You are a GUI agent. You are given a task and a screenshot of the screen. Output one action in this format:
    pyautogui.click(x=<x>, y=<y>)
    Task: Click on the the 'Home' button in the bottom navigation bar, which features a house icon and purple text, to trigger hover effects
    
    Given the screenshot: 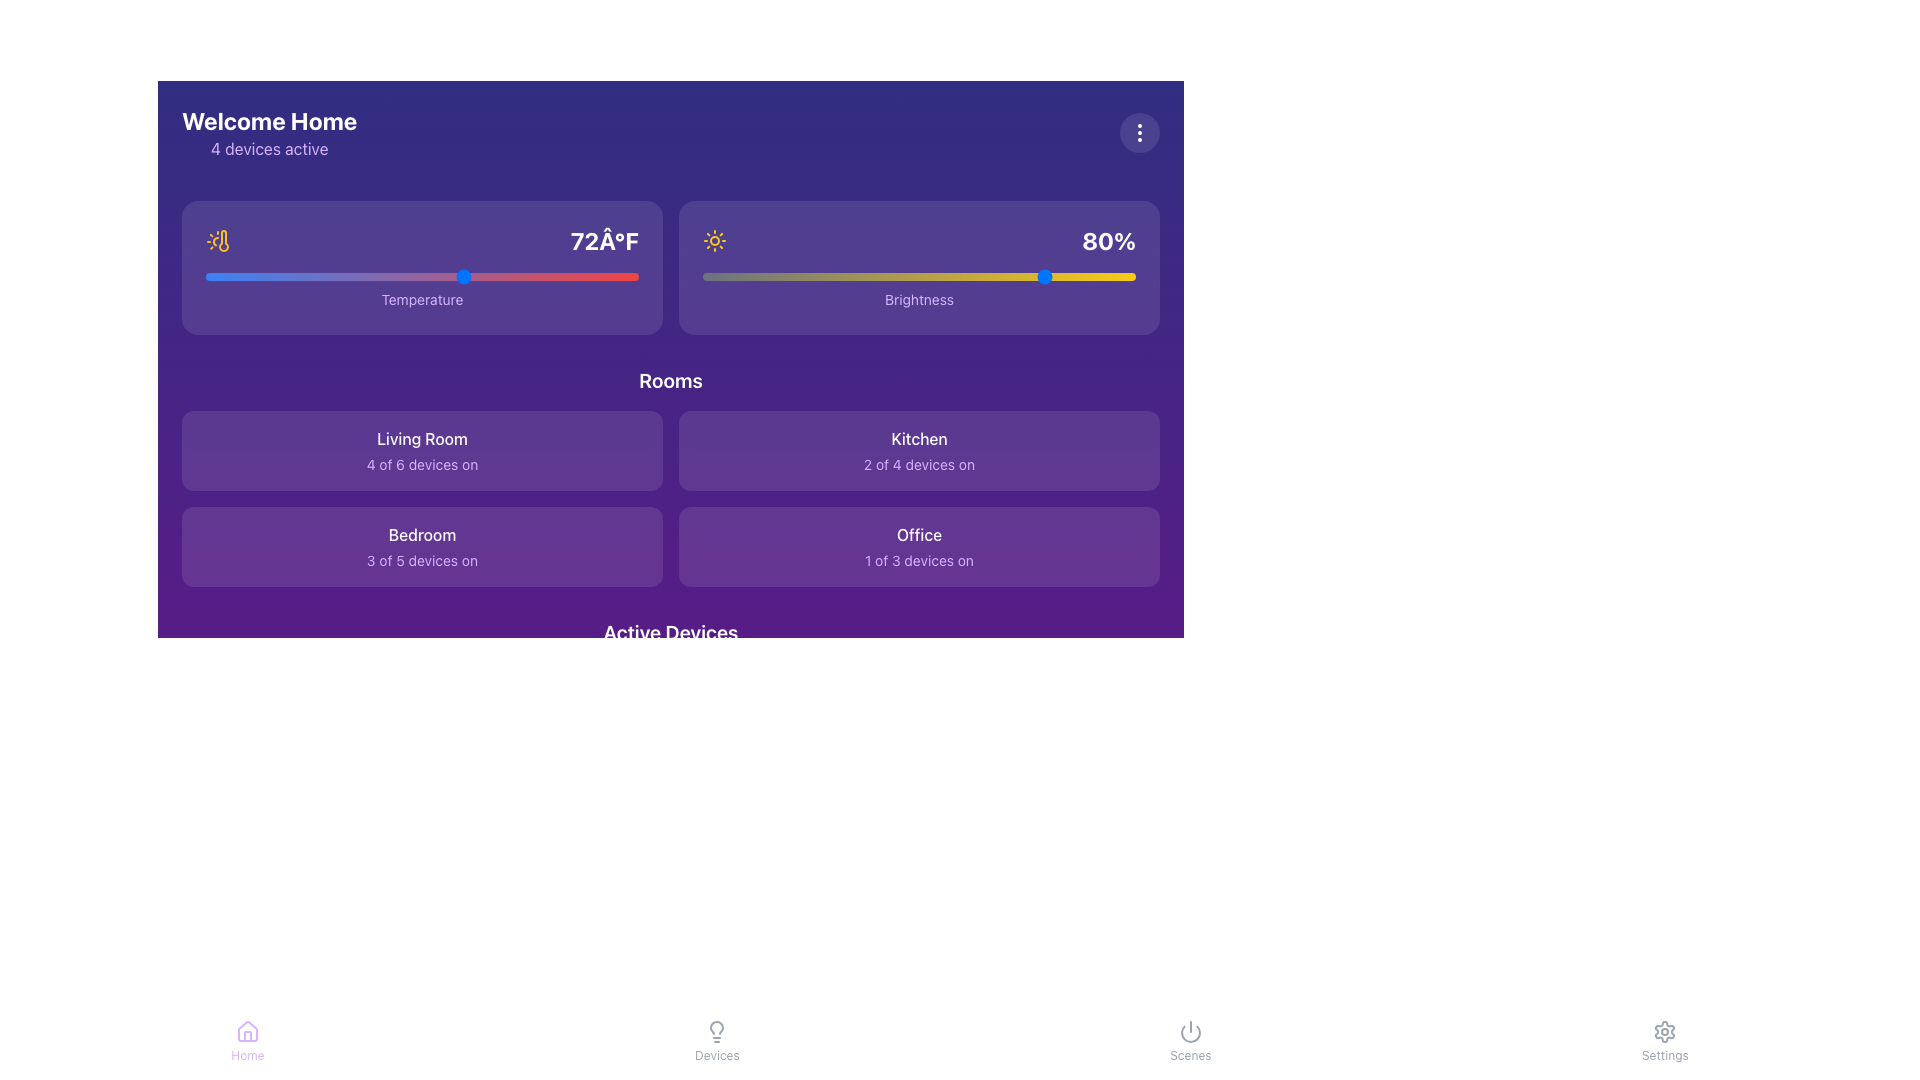 What is the action you would take?
    pyautogui.click(x=246, y=1040)
    